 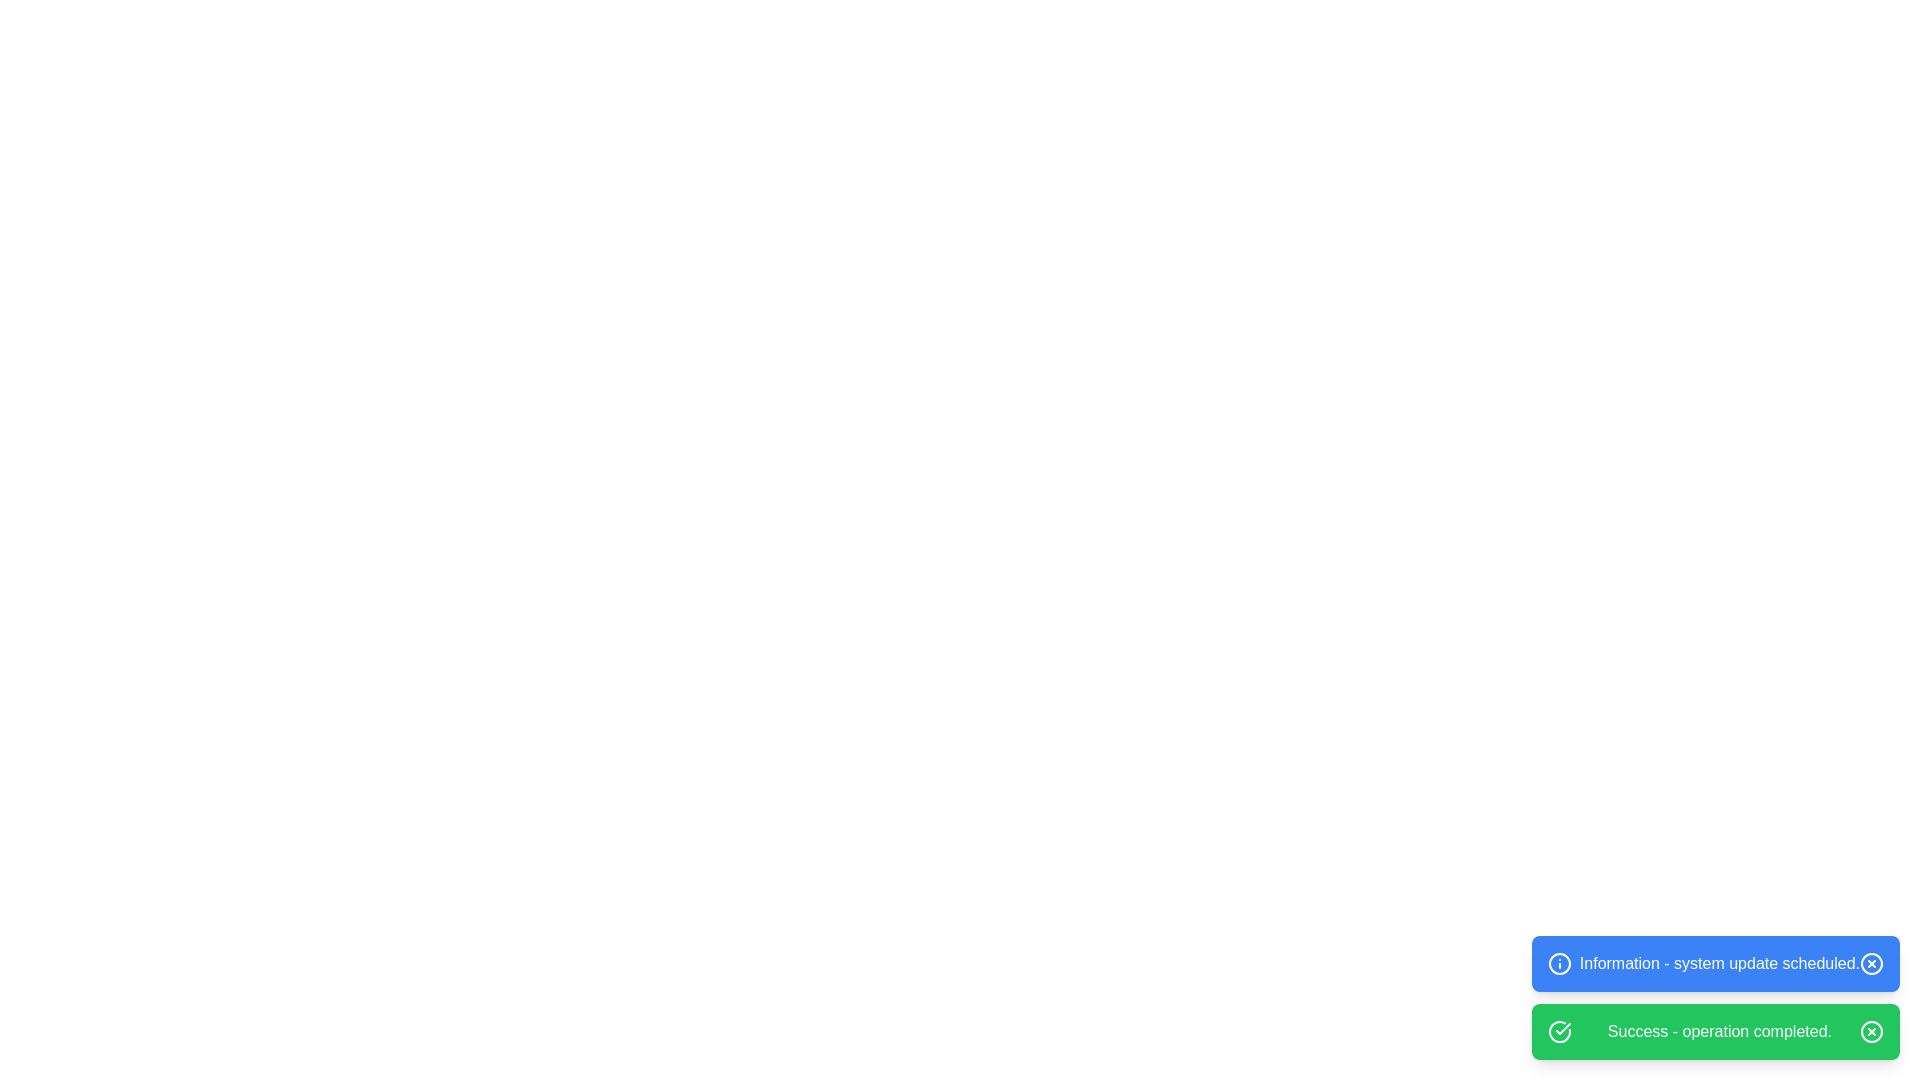 What do you see at coordinates (1718, 963) in the screenshot?
I see `informational message from the text label located in the blue notification card at the top of the notification items, centered horizontally and occupying most of the card's width` at bounding box center [1718, 963].